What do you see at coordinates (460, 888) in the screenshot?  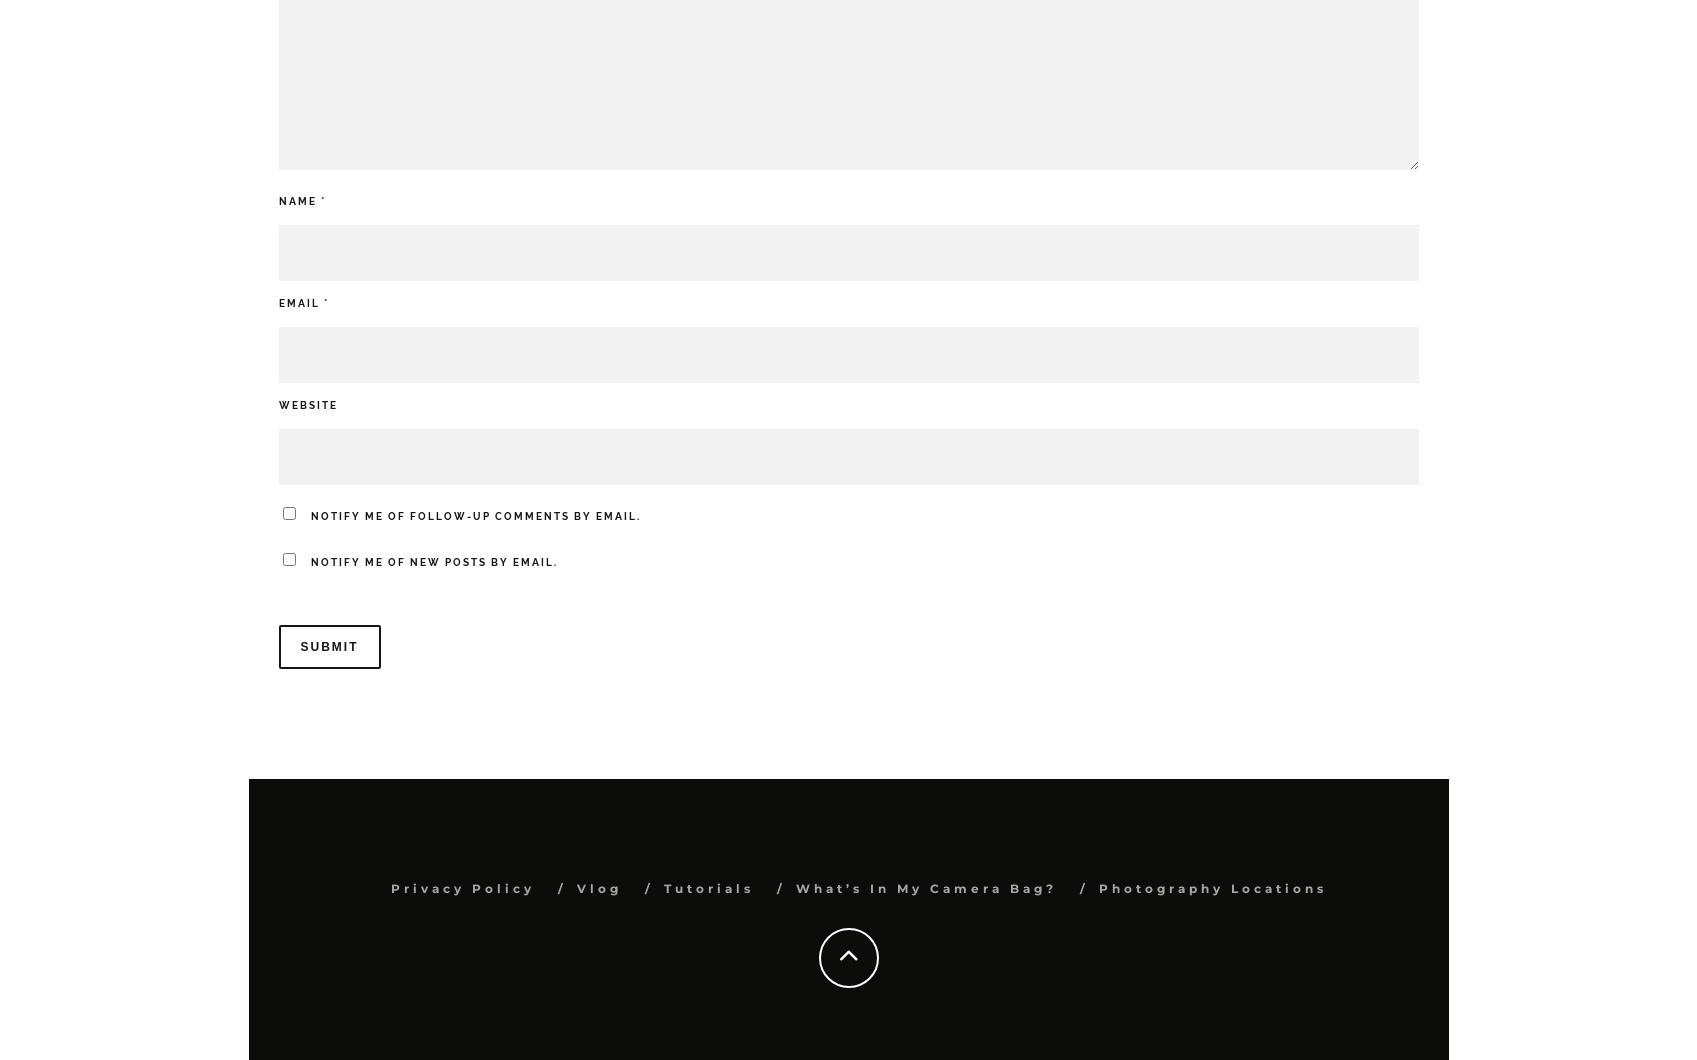 I see `'Privacy Policy'` at bounding box center [460, 888].